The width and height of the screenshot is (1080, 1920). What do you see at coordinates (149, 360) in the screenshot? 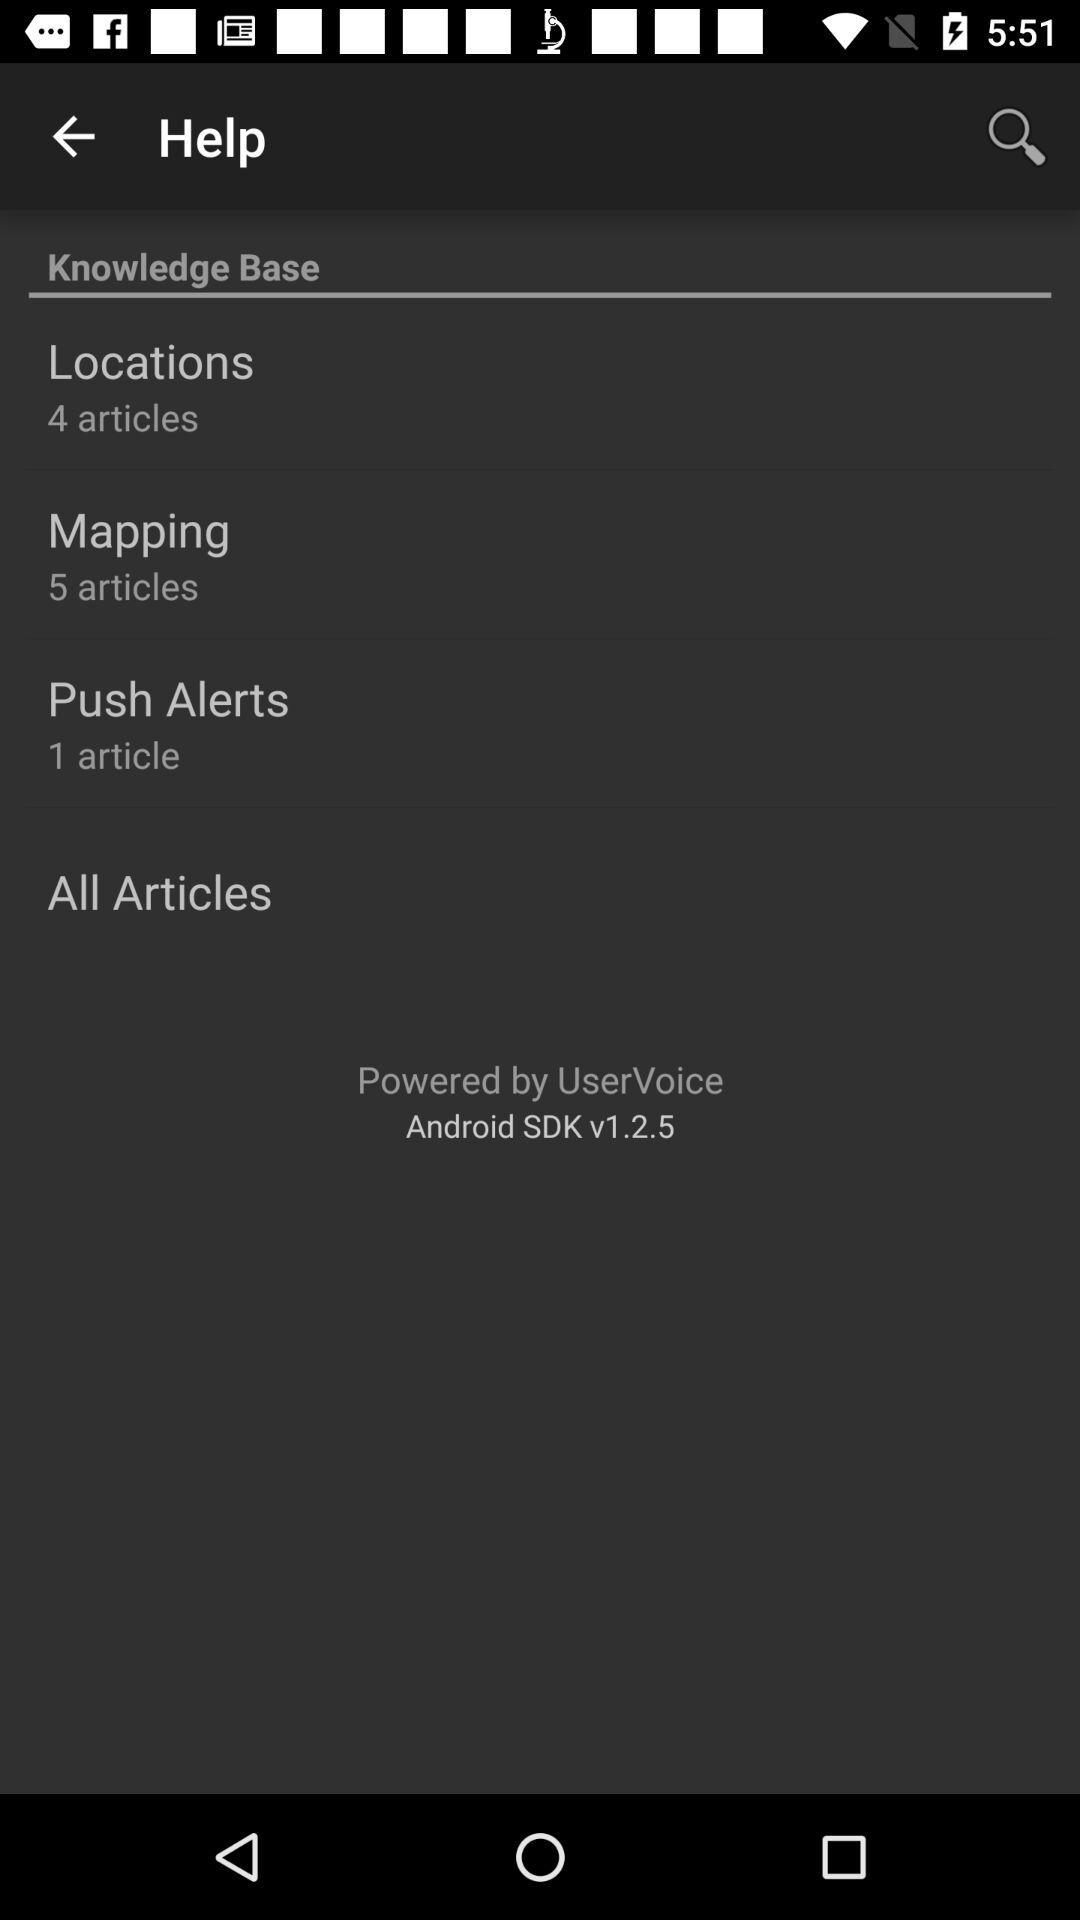
I see `locations item` at bounding box center [149, 360].